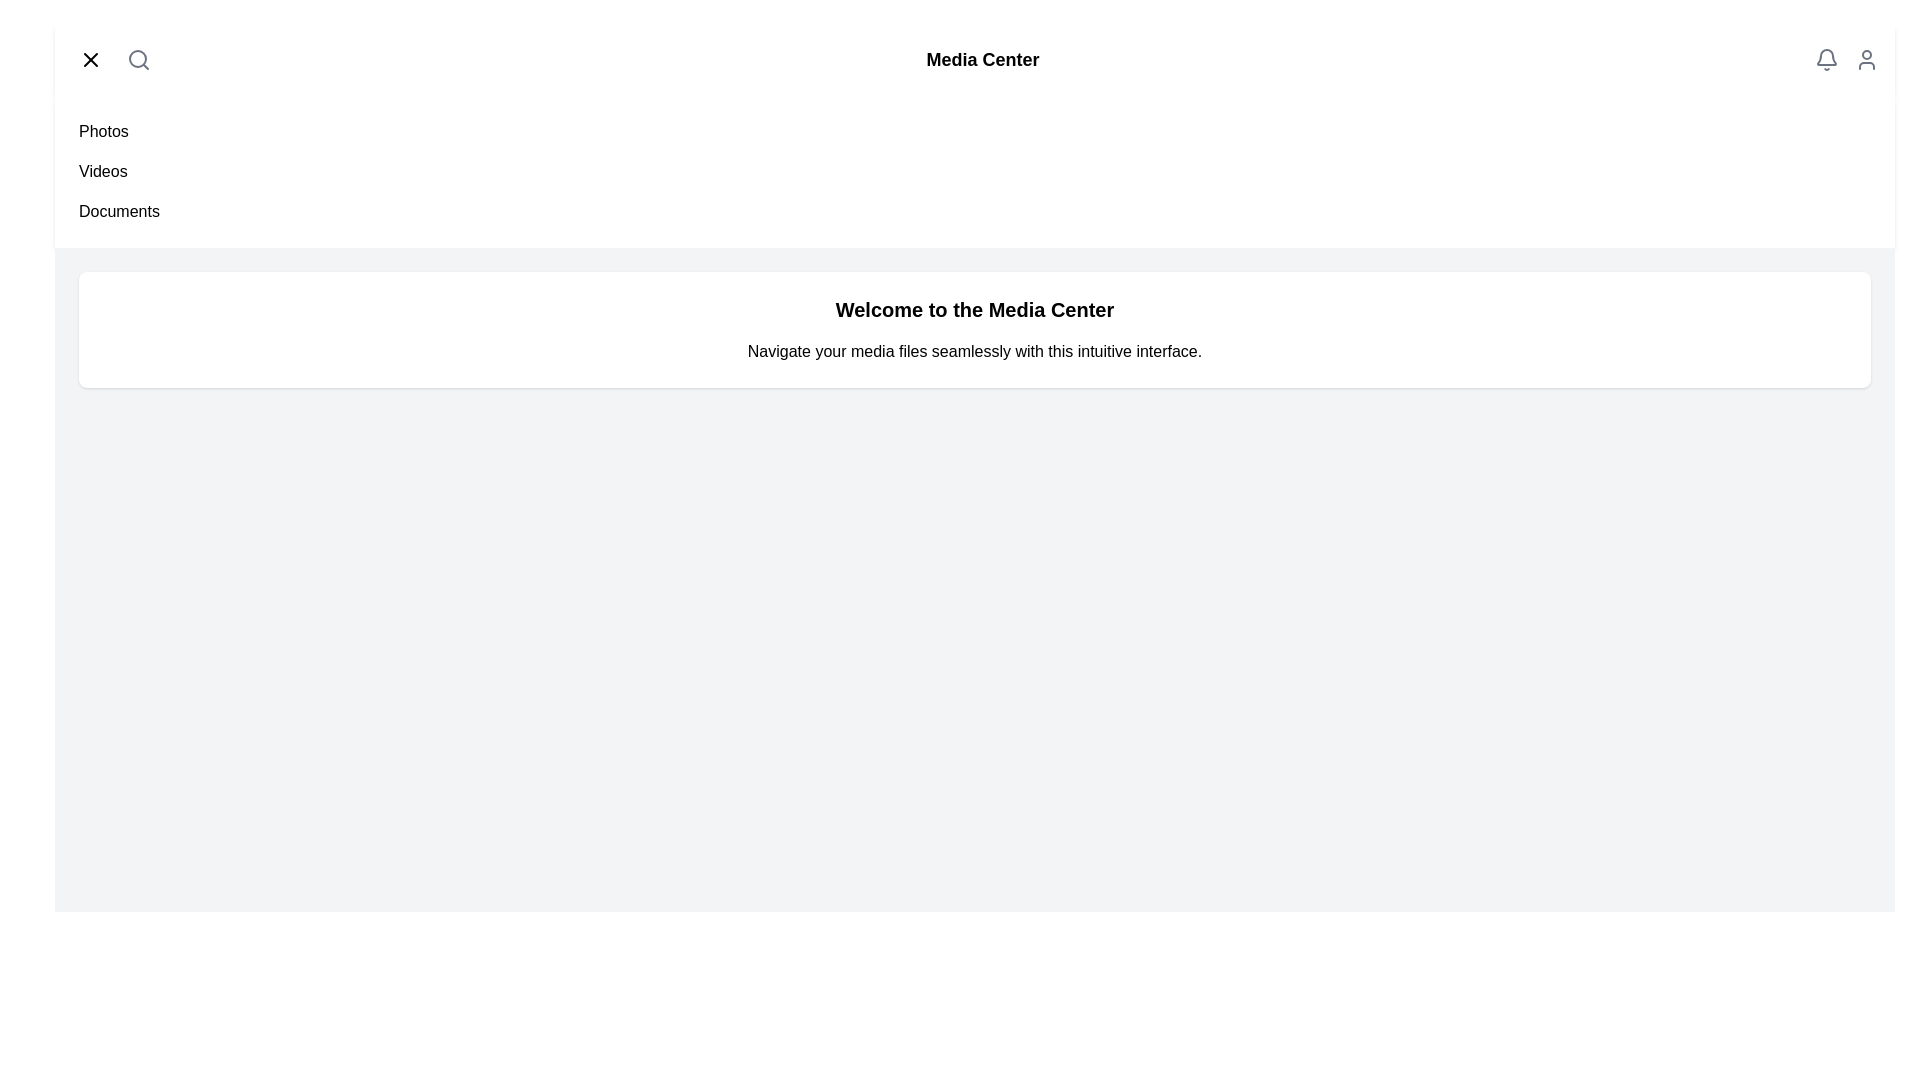  I want to click on the menu item Videos from the side menu, so click(101, 171).